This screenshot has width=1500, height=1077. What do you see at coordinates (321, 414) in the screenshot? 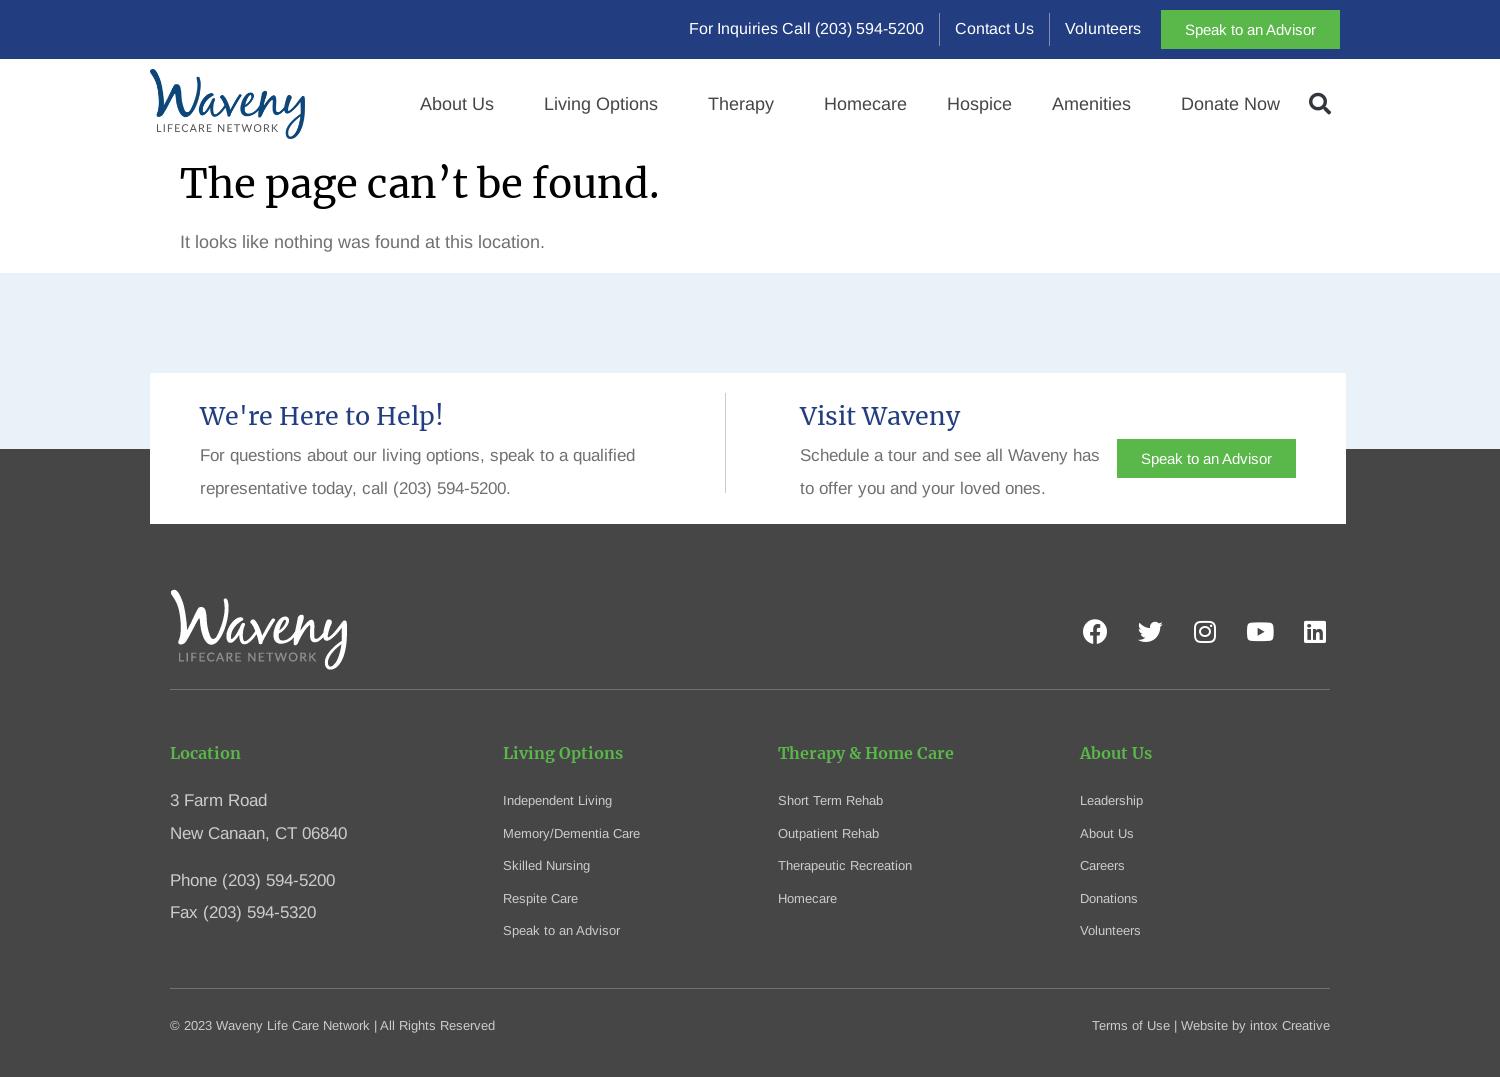
I see `'We're Here to Help!'` at bounding box center [321, 414].